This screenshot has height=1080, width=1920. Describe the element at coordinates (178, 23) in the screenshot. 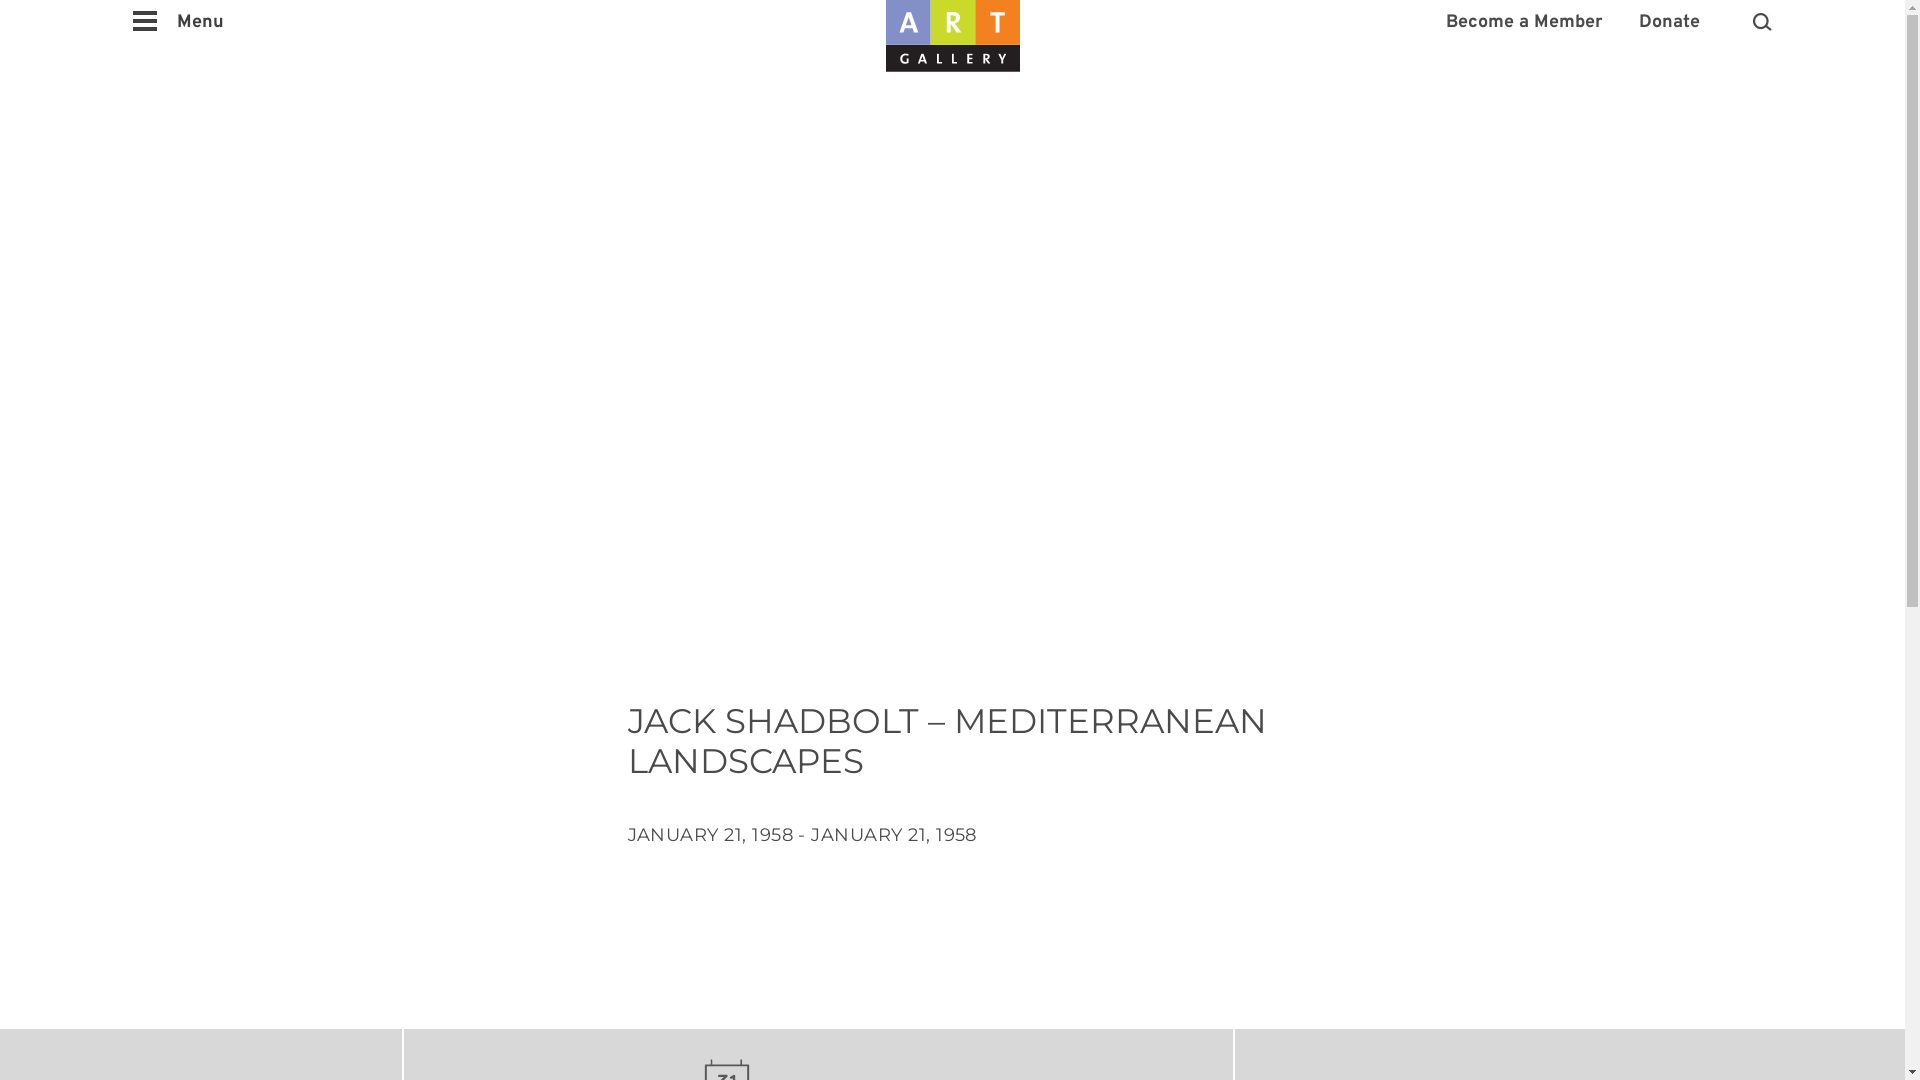

I see `'Menu'` at that location.